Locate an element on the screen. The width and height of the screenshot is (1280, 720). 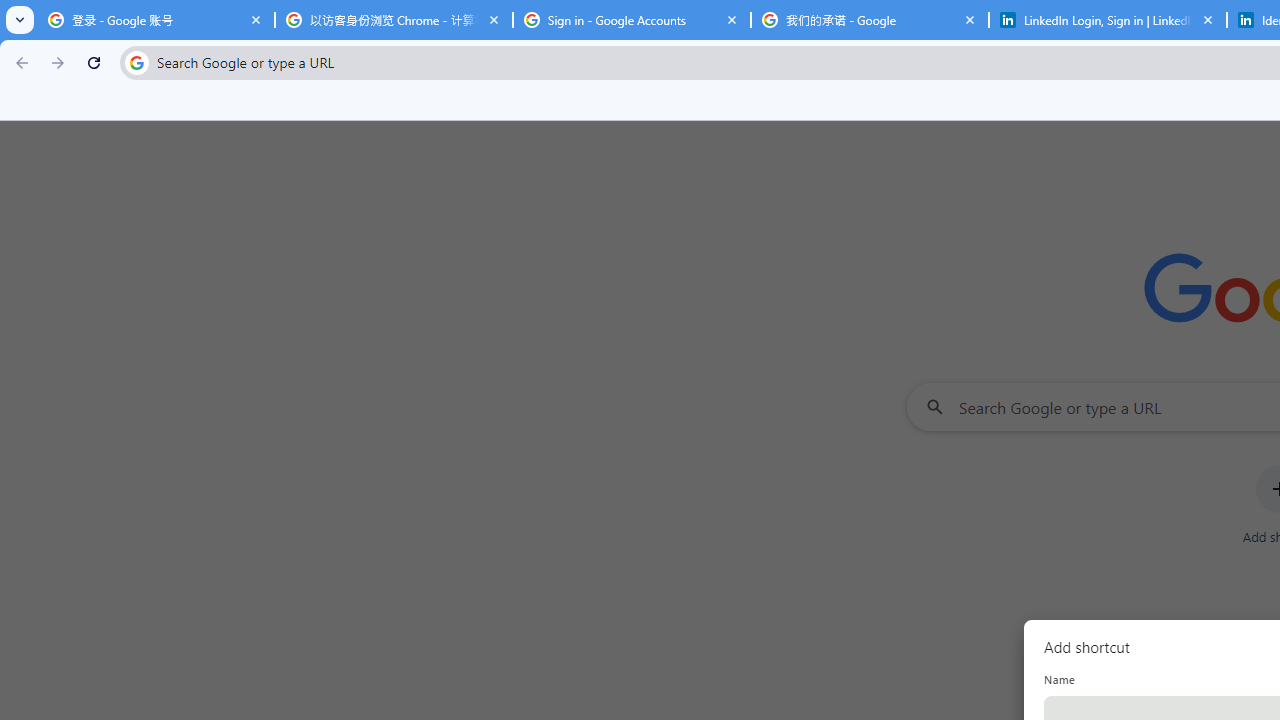
'LinkedIn Login, Sign in | LinkedIn' is located at coordinates (1107, 20).